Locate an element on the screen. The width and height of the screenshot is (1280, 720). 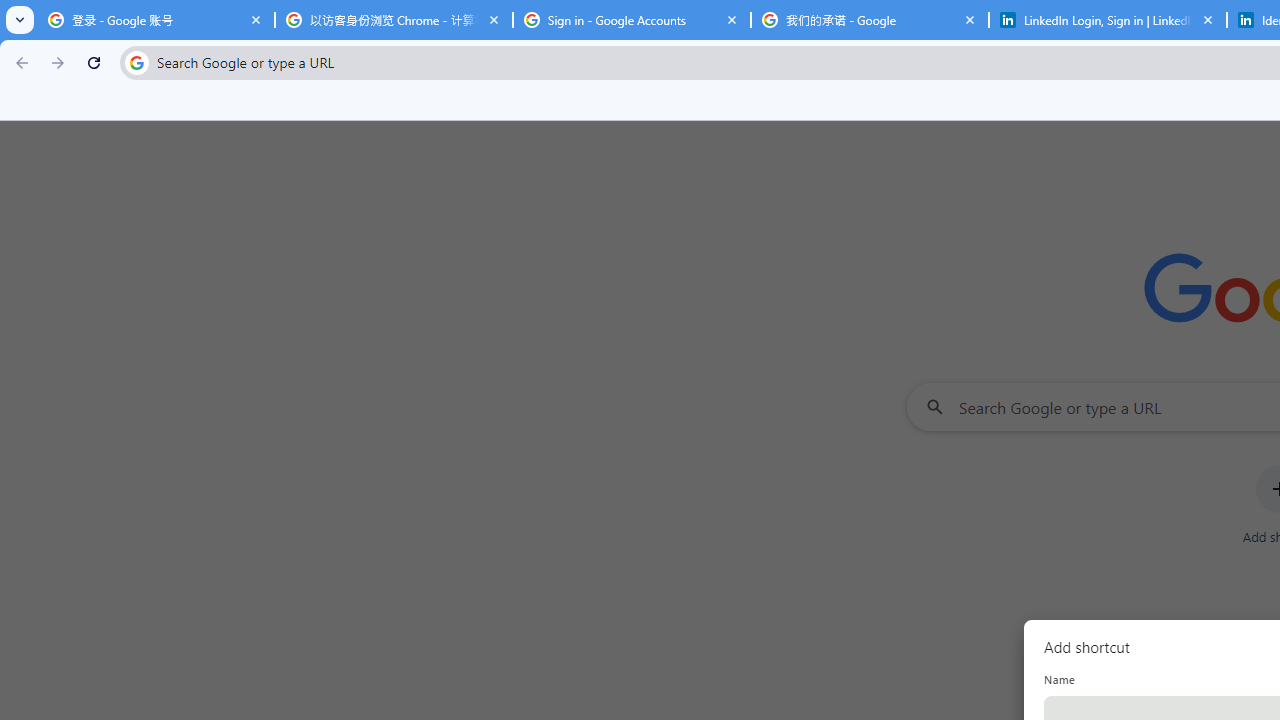
'LinkedIn Login, Sign in | LinkedIn' is located at coordinates (1107, 20).